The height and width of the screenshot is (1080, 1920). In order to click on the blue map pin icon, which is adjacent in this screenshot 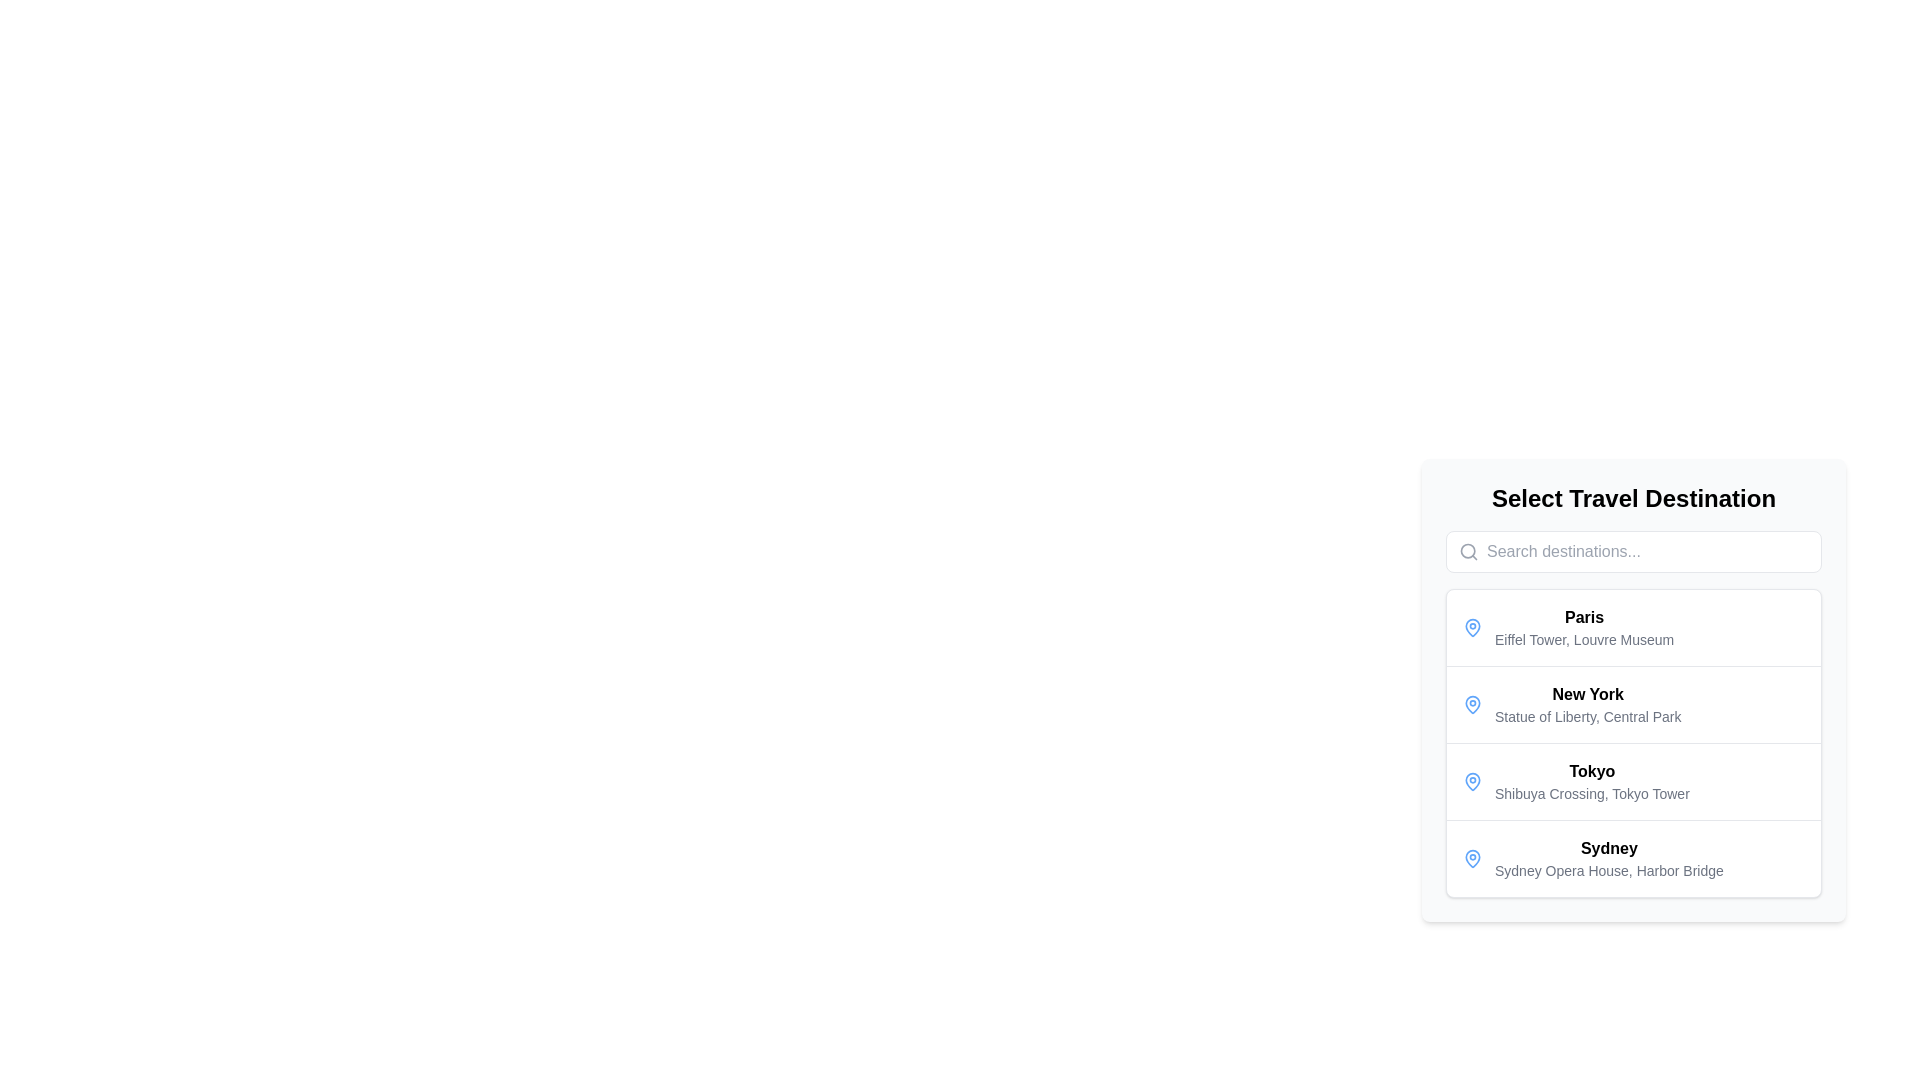, I will do `click(1473, 856)`.